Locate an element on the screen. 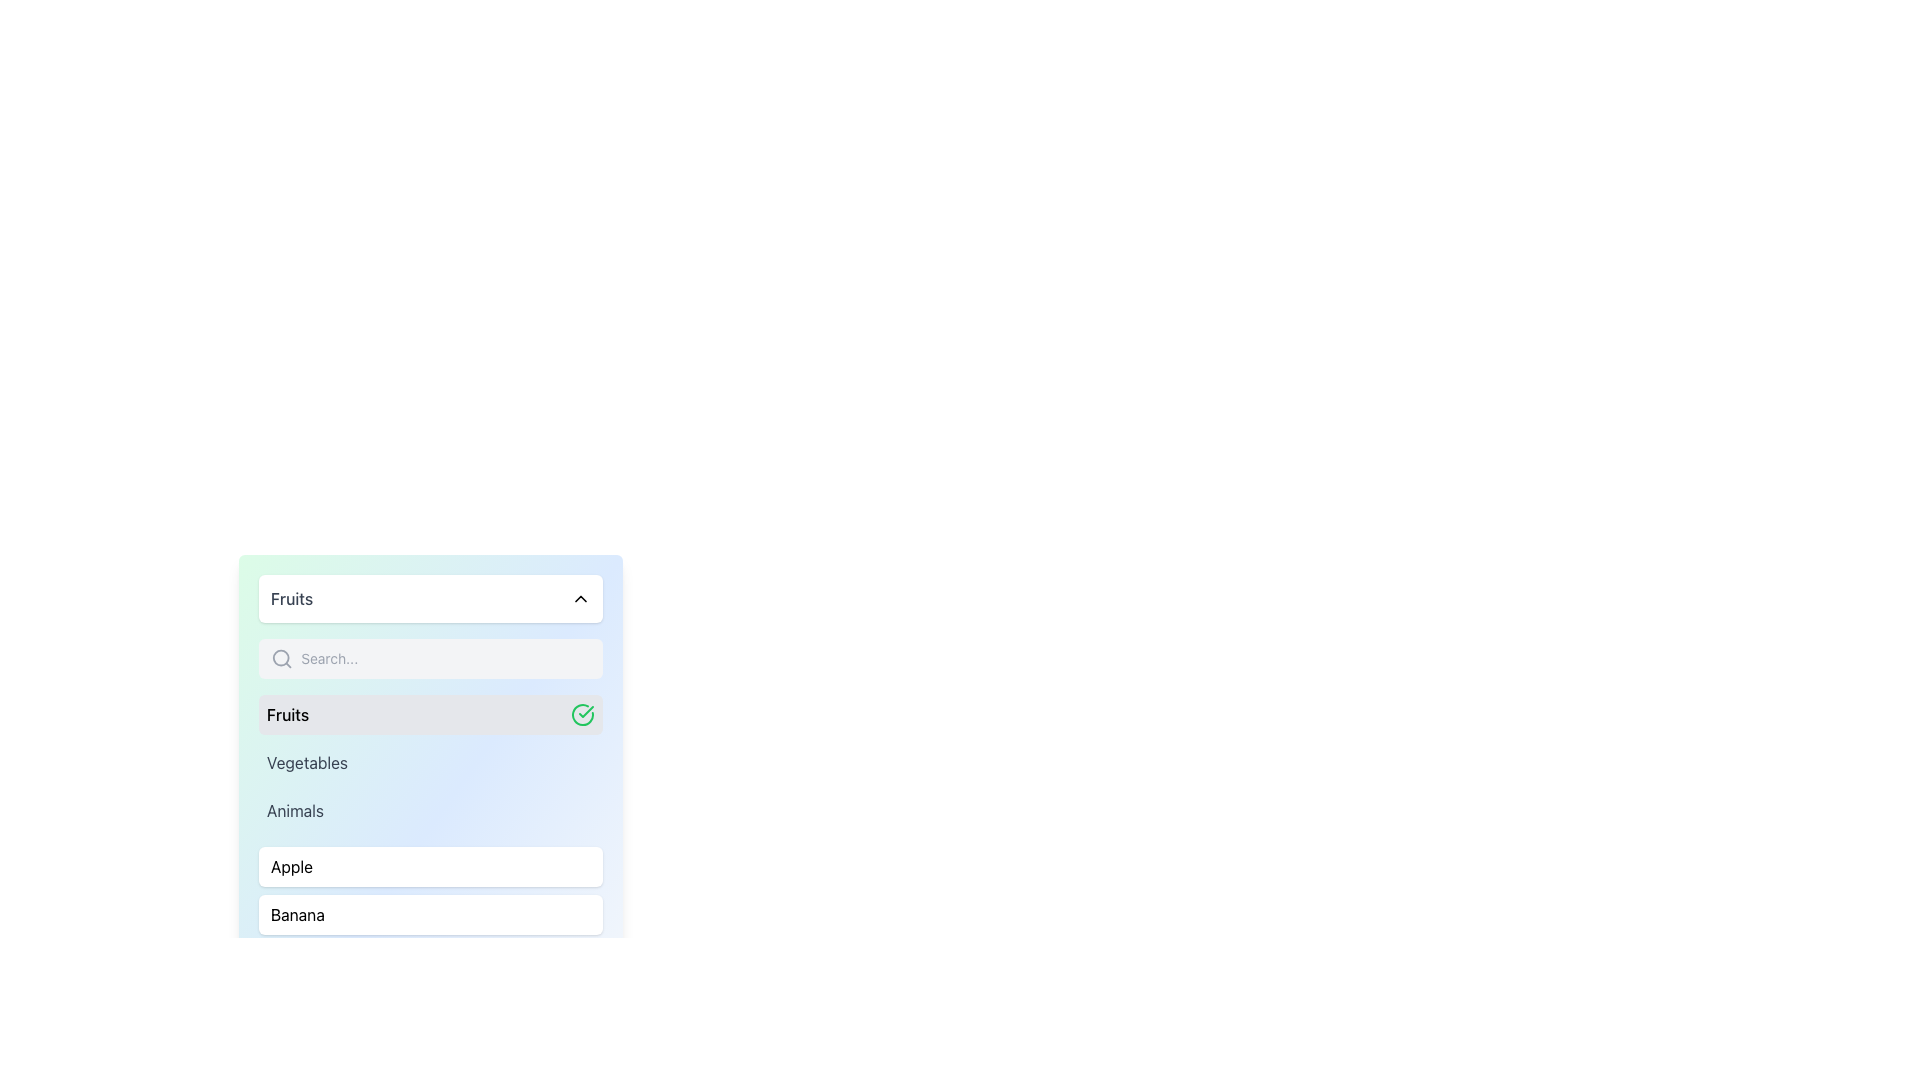 The height and width of the screenshot is (1080, 1920). the 'Apple' text label from the dropdown menu is located at coordinates (291, 866).